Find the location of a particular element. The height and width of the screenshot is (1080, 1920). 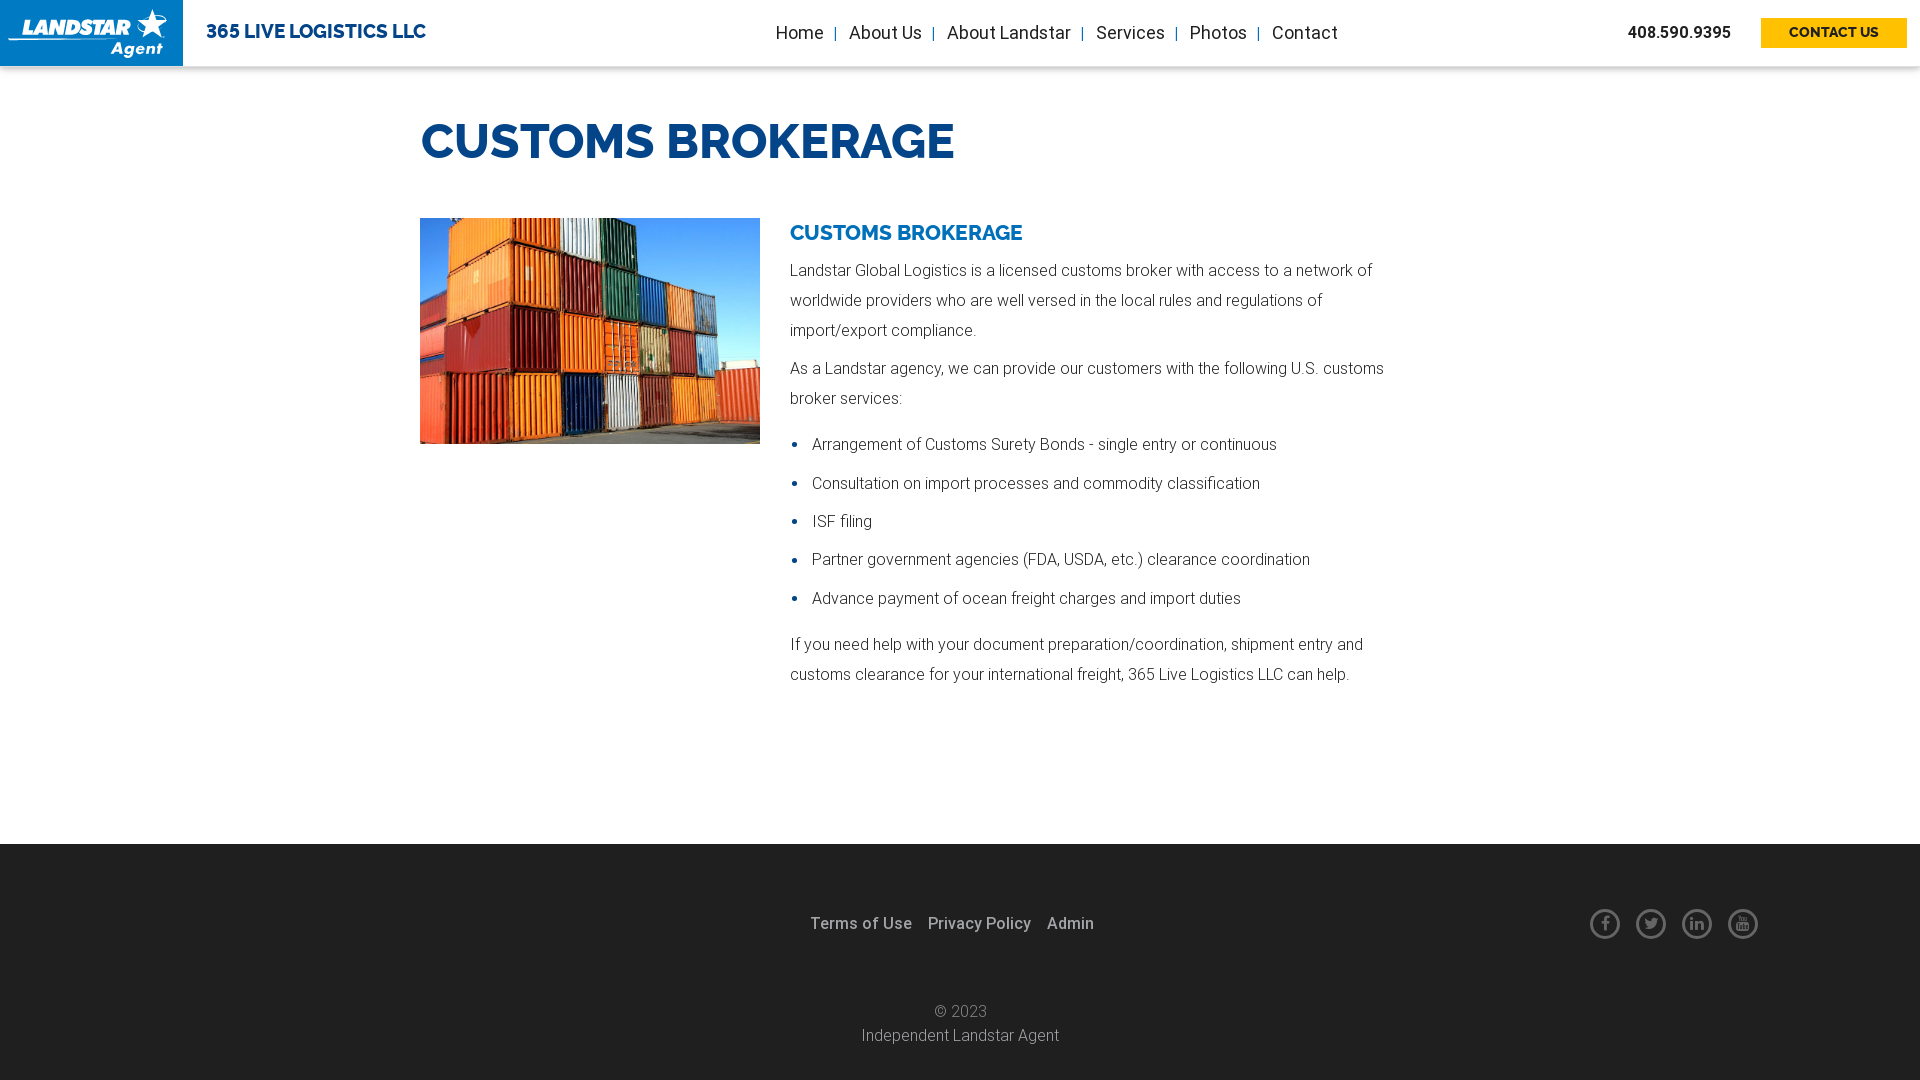

'CONTACT US' is located at coordinates (1833, 33).